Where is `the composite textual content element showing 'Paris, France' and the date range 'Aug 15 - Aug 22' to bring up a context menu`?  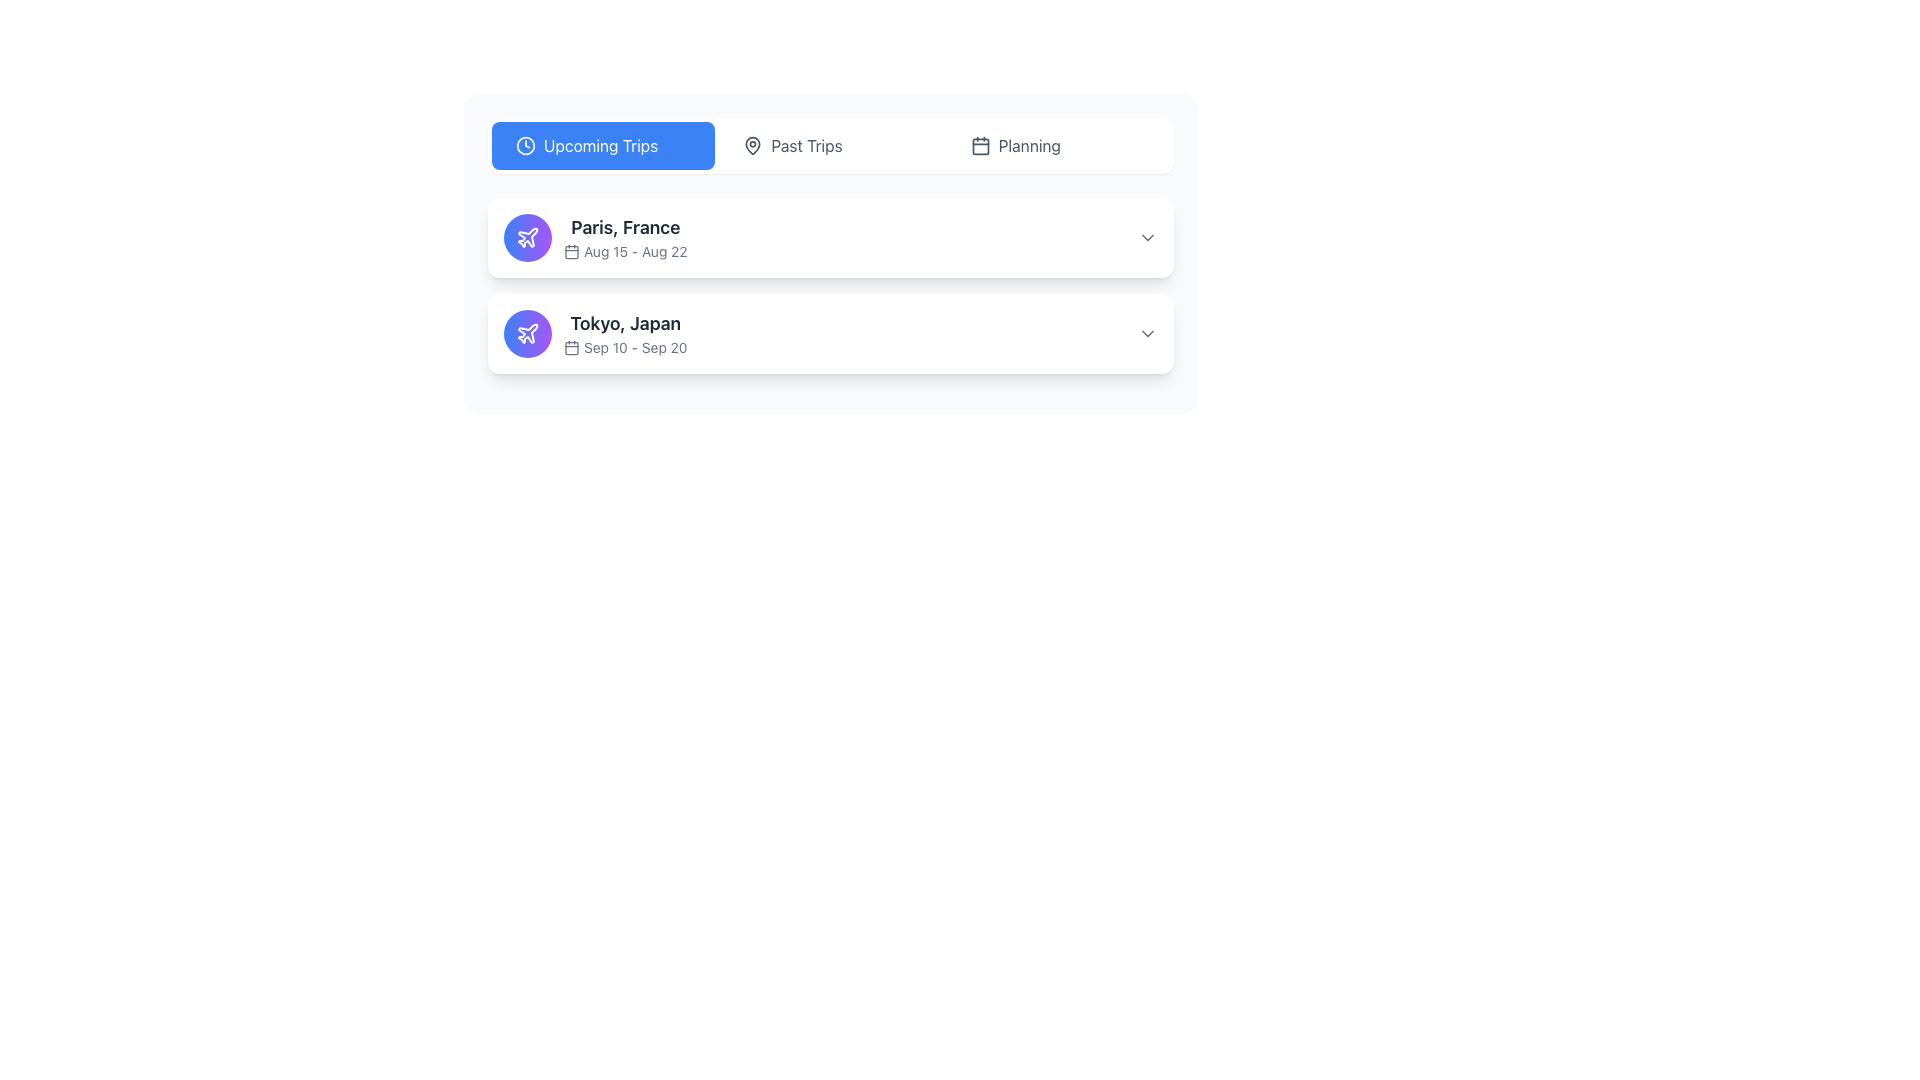
the composite textual content element showing 'Paris, France' and the date range 'Aug 15 - Aug 22' to bring up a context menu is located at coordinates (624, 237).